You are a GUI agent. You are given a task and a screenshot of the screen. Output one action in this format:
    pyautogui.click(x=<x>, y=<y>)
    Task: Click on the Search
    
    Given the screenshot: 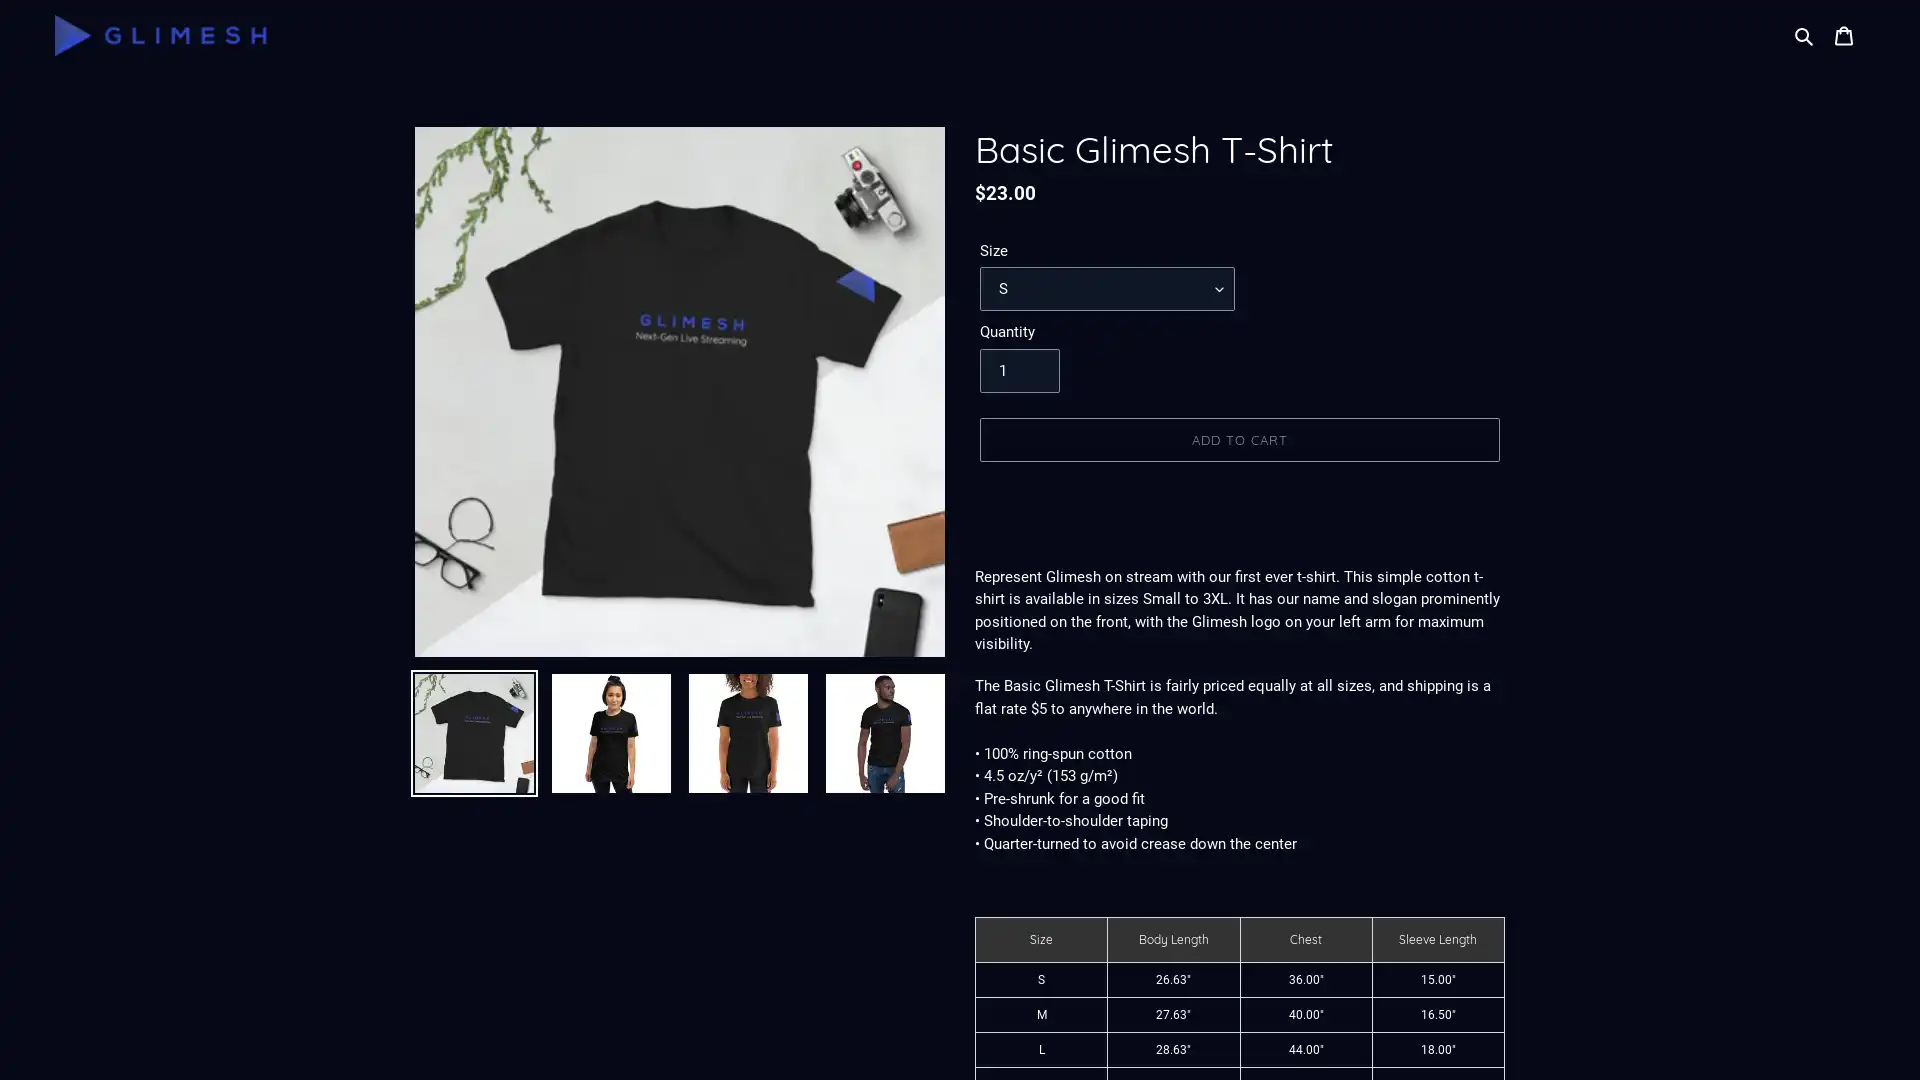 What is the action you would take?
    pyautogui.click(x=1805, y=34)
    